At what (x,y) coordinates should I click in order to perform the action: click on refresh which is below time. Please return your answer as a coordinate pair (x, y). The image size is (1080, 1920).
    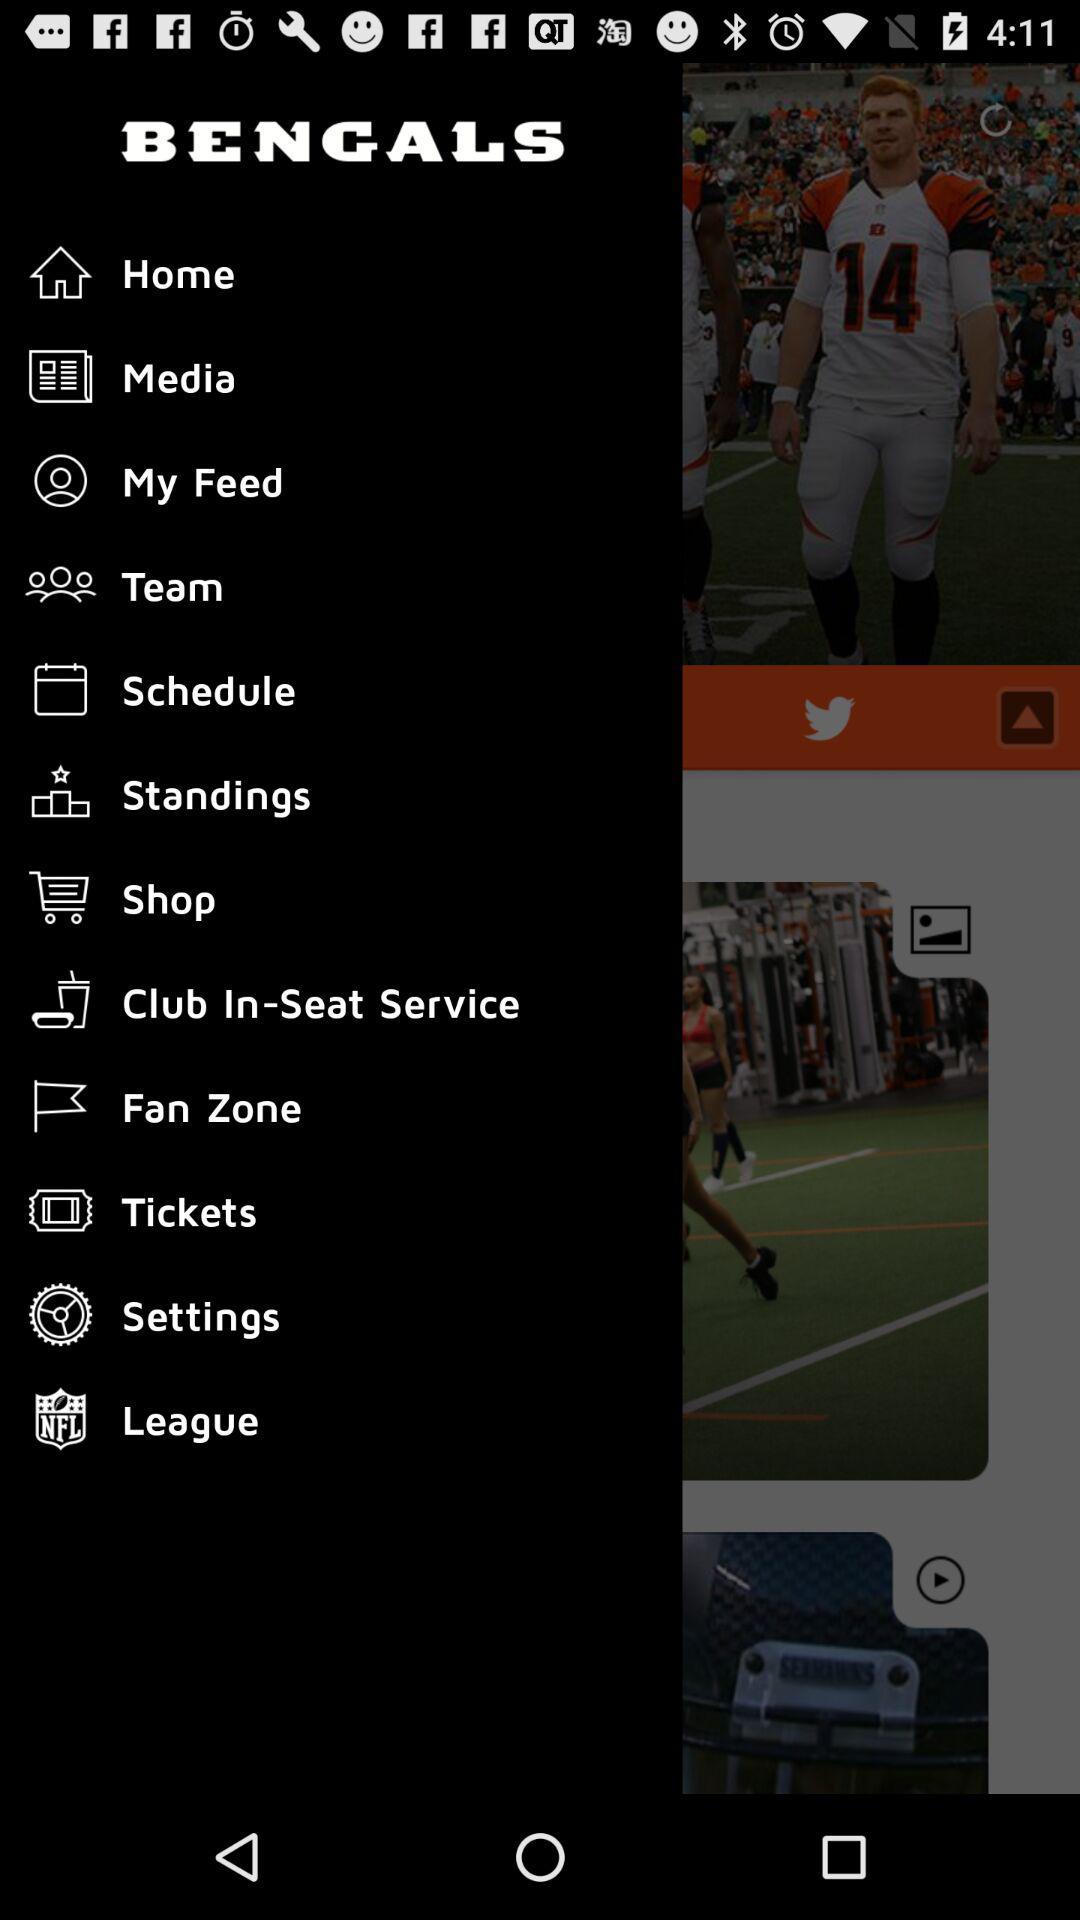
    Looking at the image, I should click on (995, 119).